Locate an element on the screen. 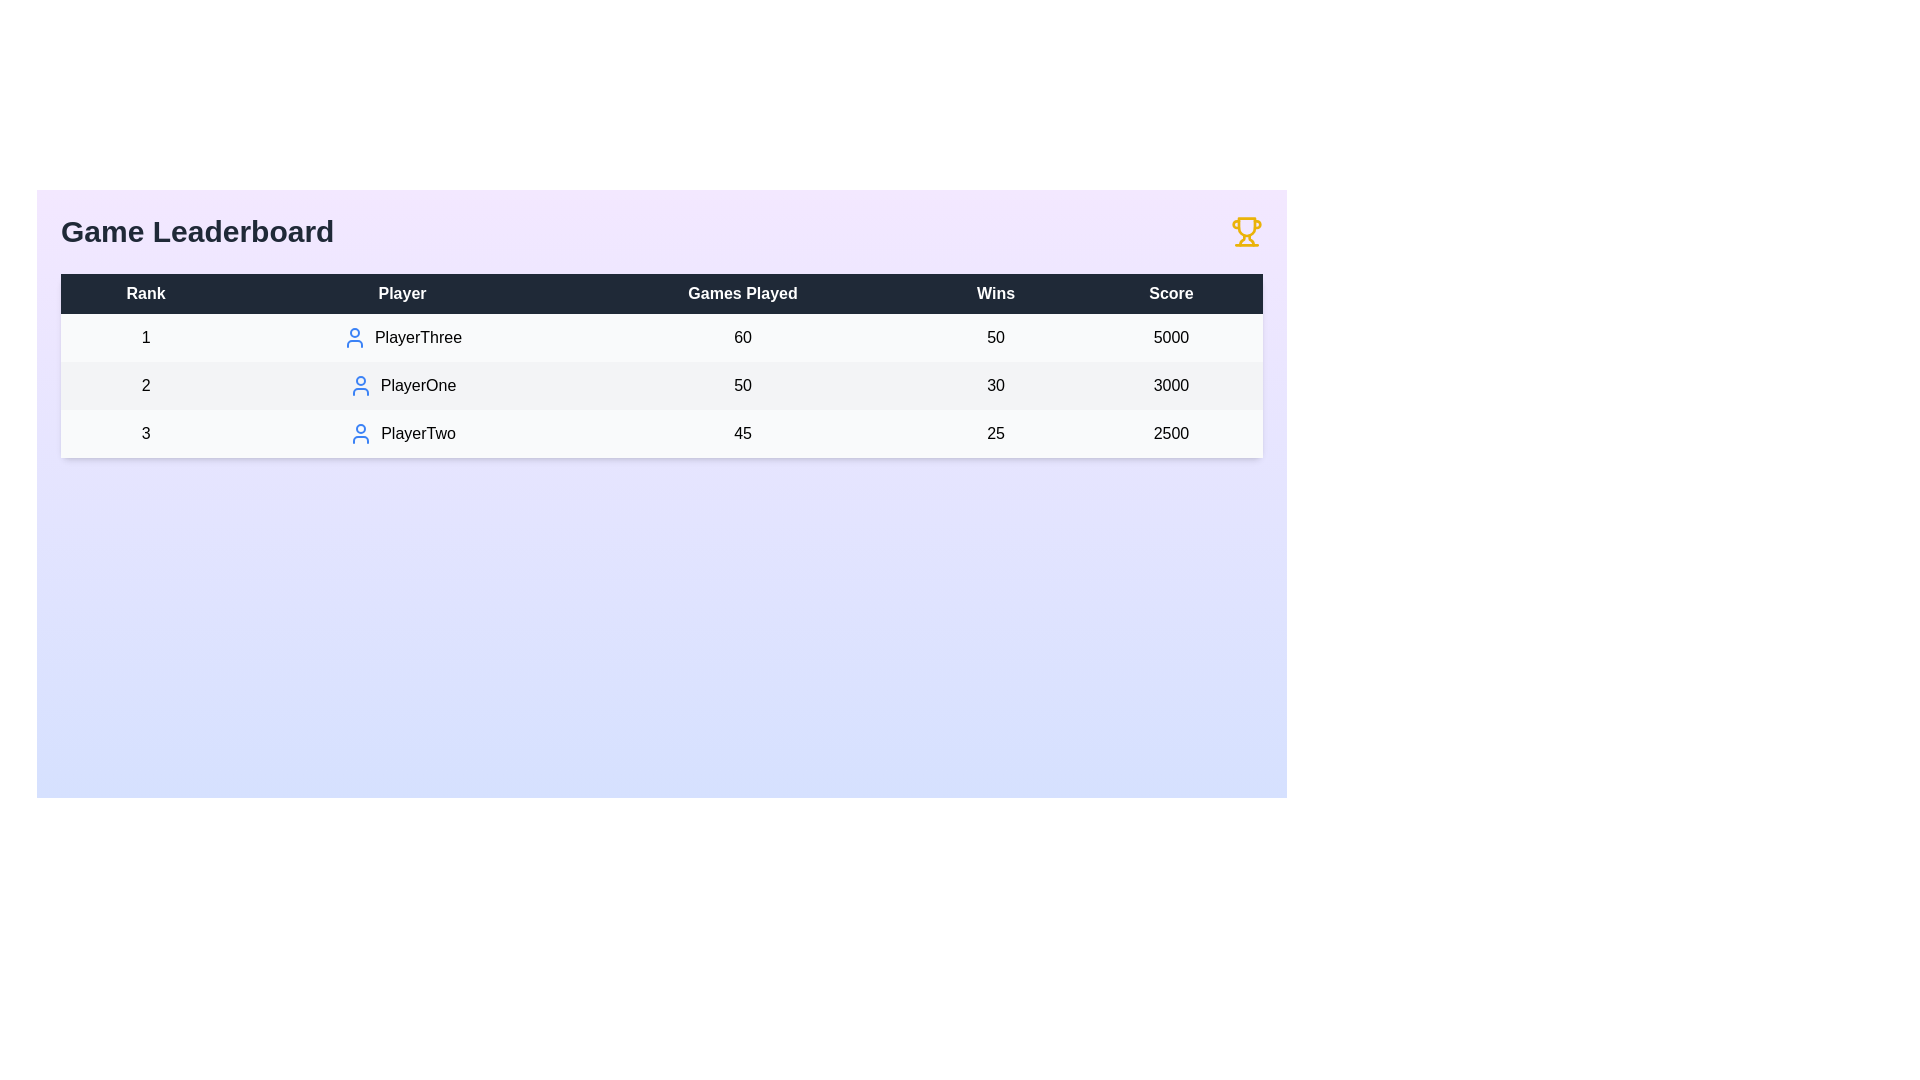  text content of the 'Wins' label for 'PlayerOne' located in the third column of the second row in the leaderboard table is located at coordinates (996, 385).